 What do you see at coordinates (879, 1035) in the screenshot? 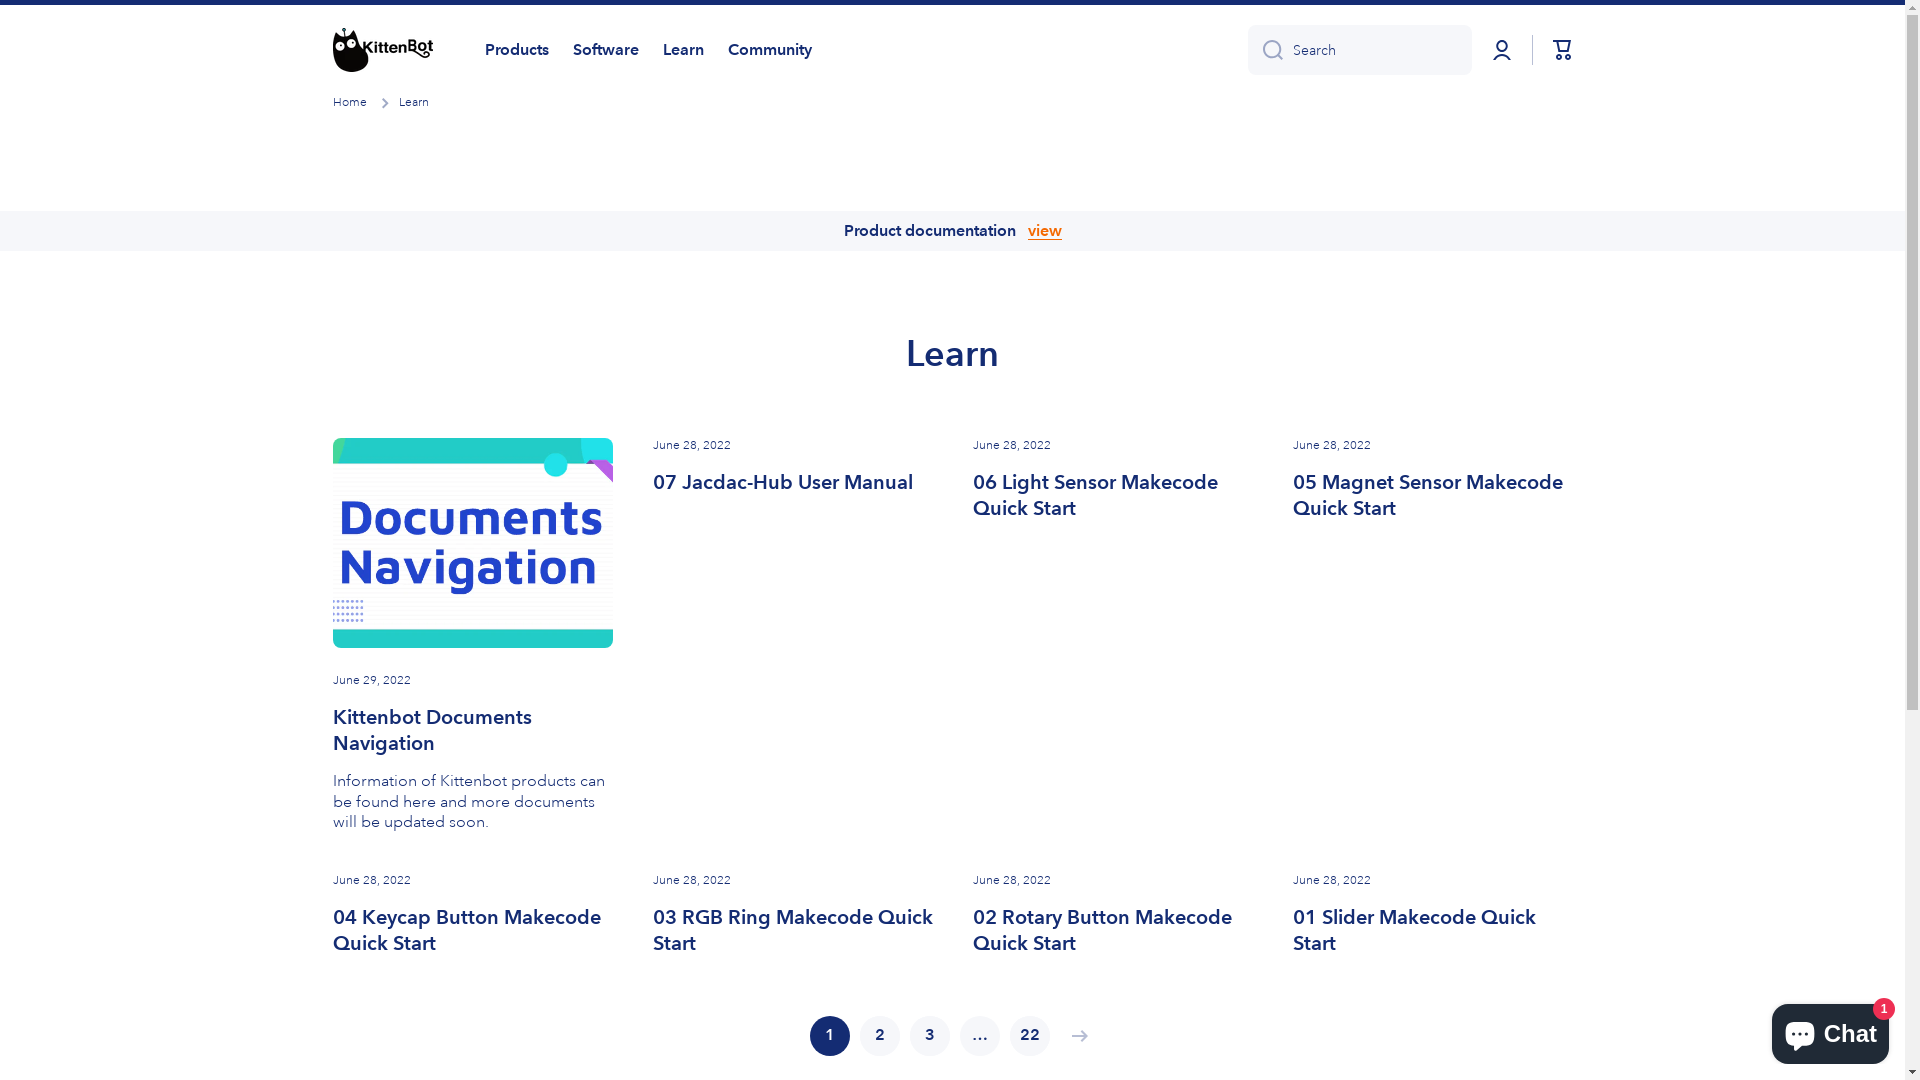
I see `'2'` at bounding box center [879, 1035].